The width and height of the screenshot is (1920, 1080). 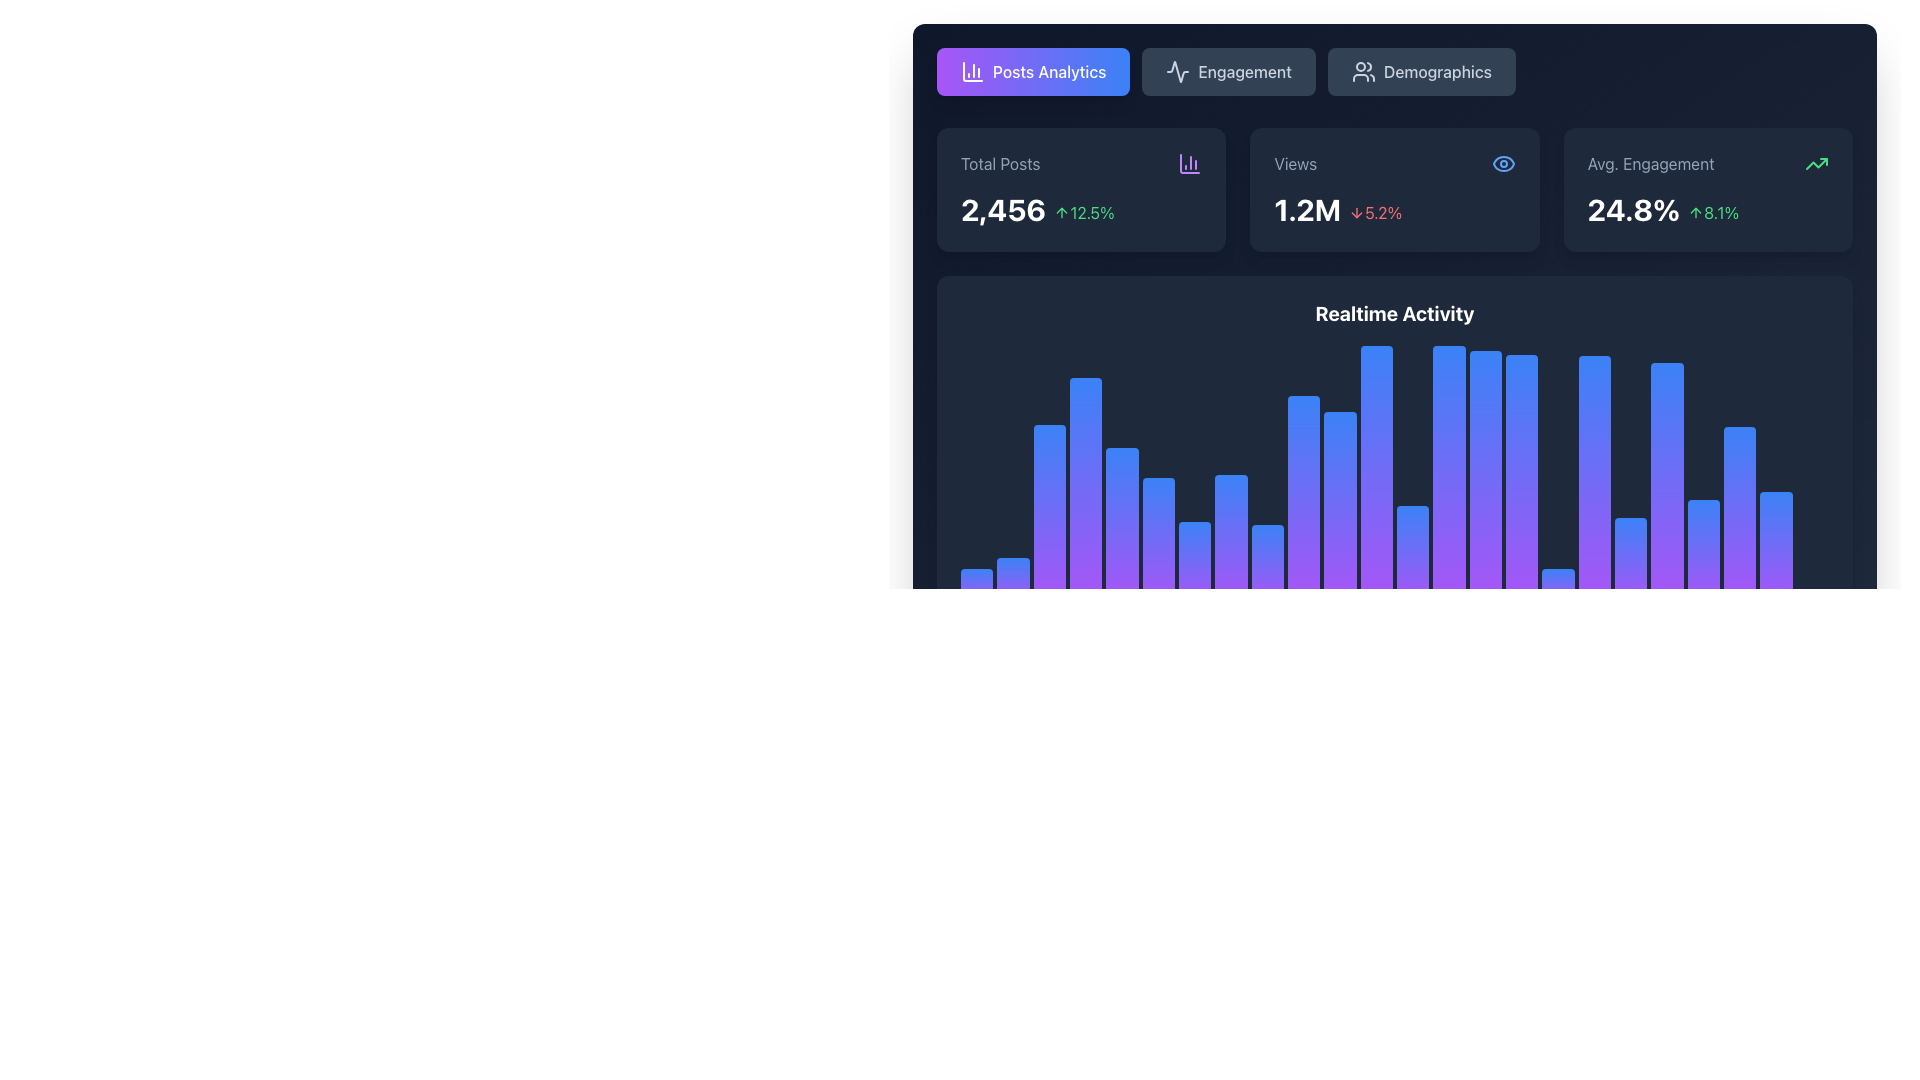 I want to click on the second bar from the left in the bar chart, which visually represents a specific data point and is located within the bottom region of the graph area, so click(x=1013, y=594).